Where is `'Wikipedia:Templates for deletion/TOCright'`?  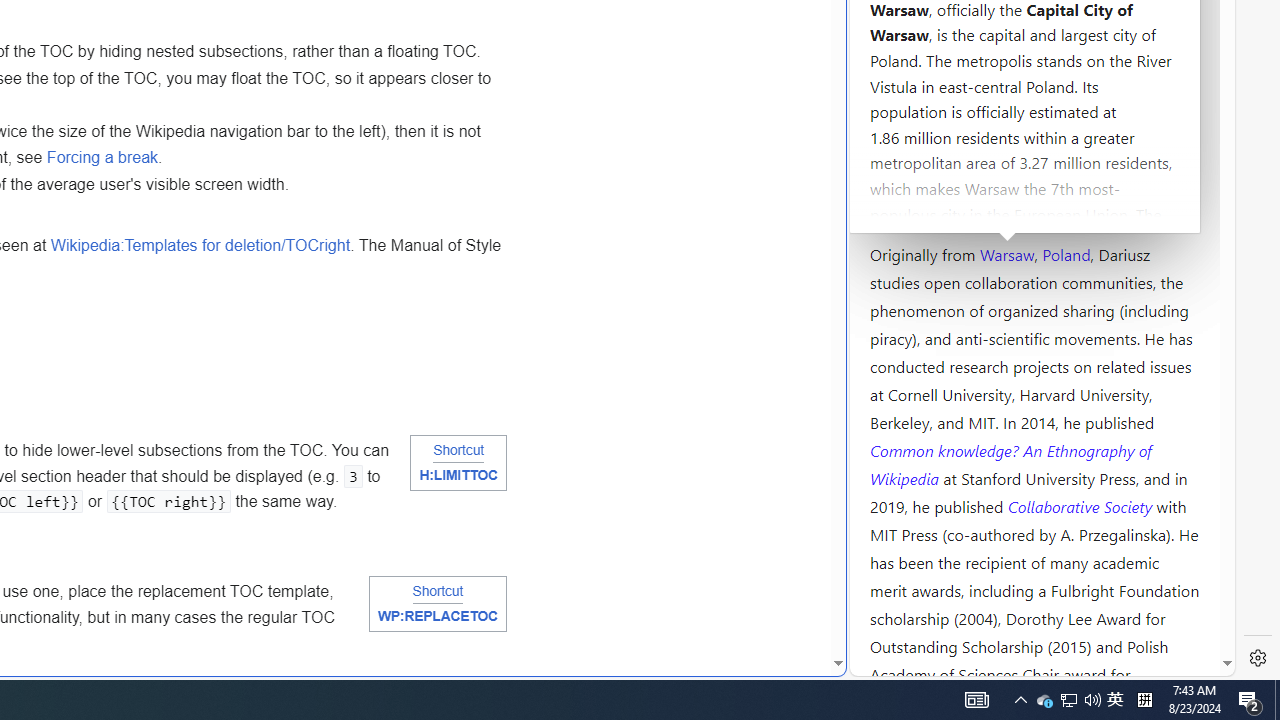
'Wikipedia:Templates for deletion/TOCright' is located at coordinates (200, 244).